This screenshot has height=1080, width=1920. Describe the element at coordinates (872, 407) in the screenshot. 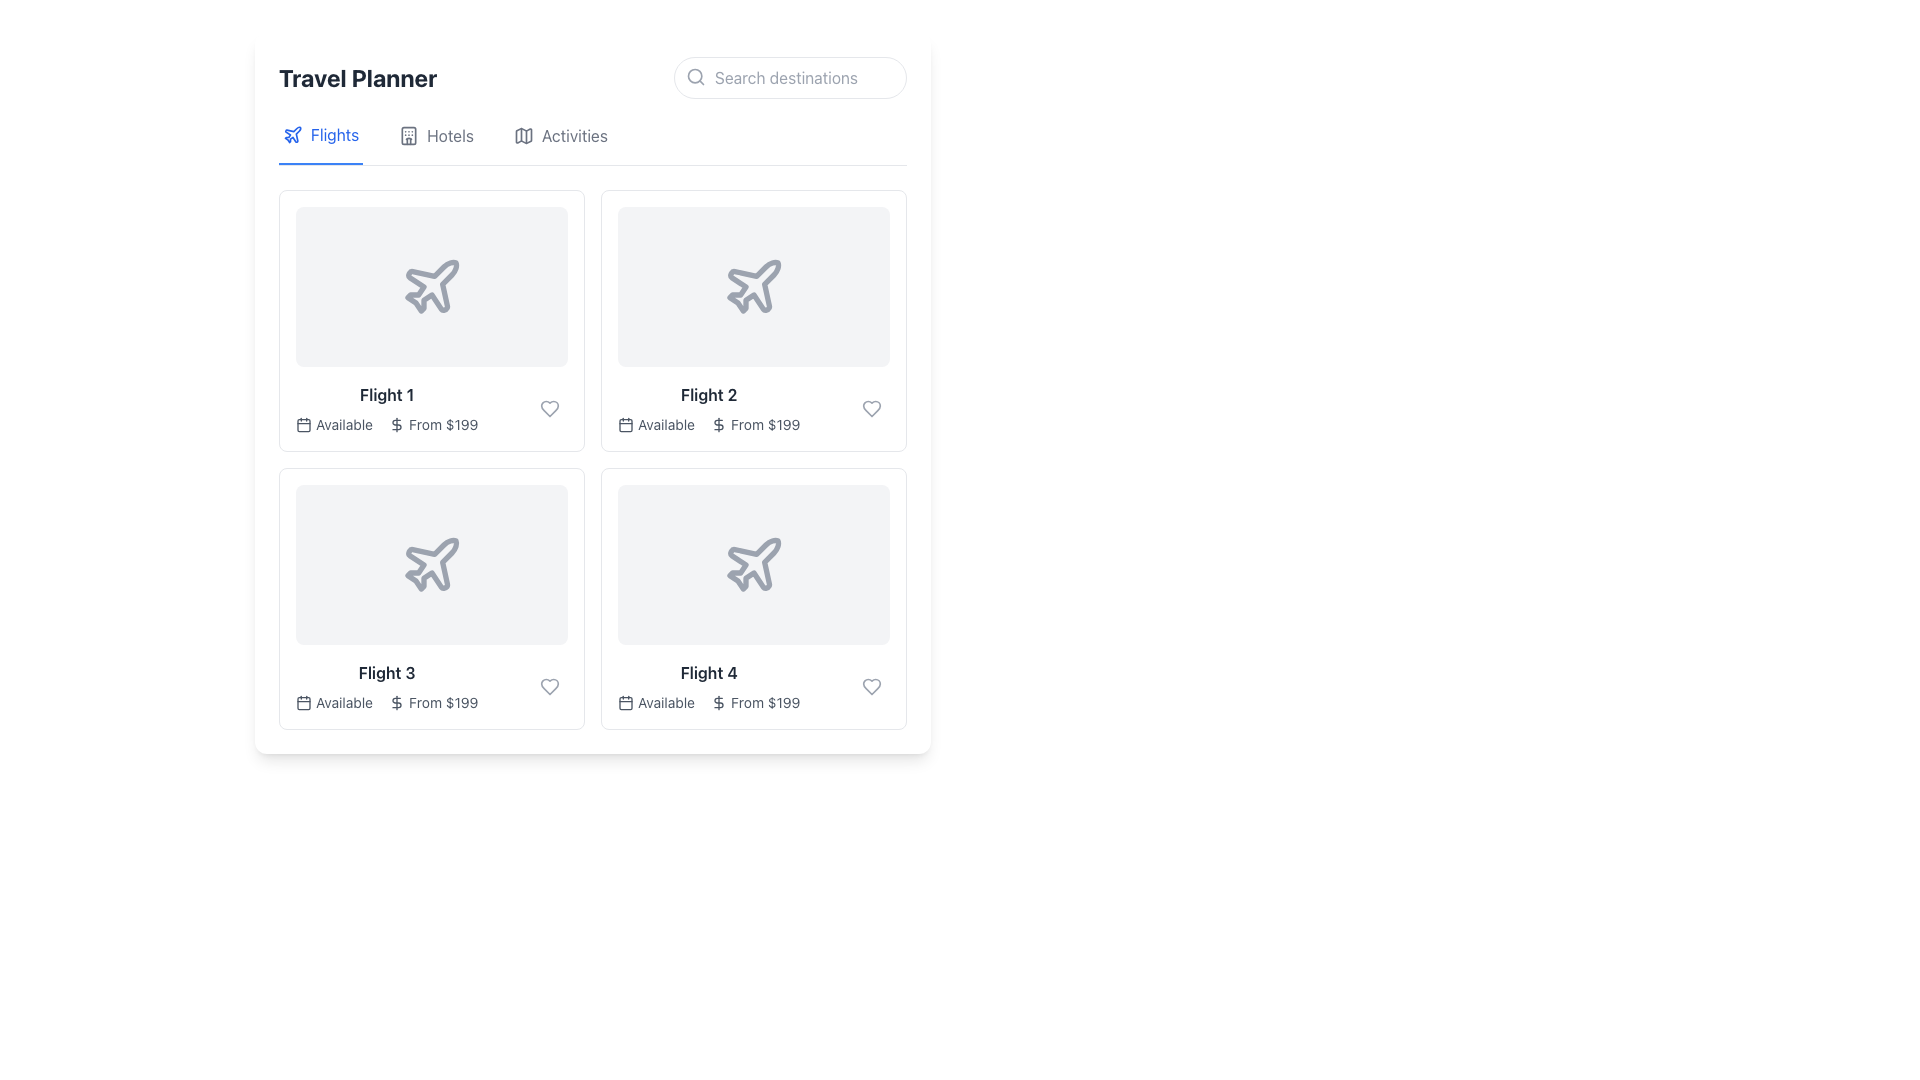

I see `the heart-shaped icon located at the bottom right area of the second card in the grid layout to mark the associated flight as favorite` at that location.